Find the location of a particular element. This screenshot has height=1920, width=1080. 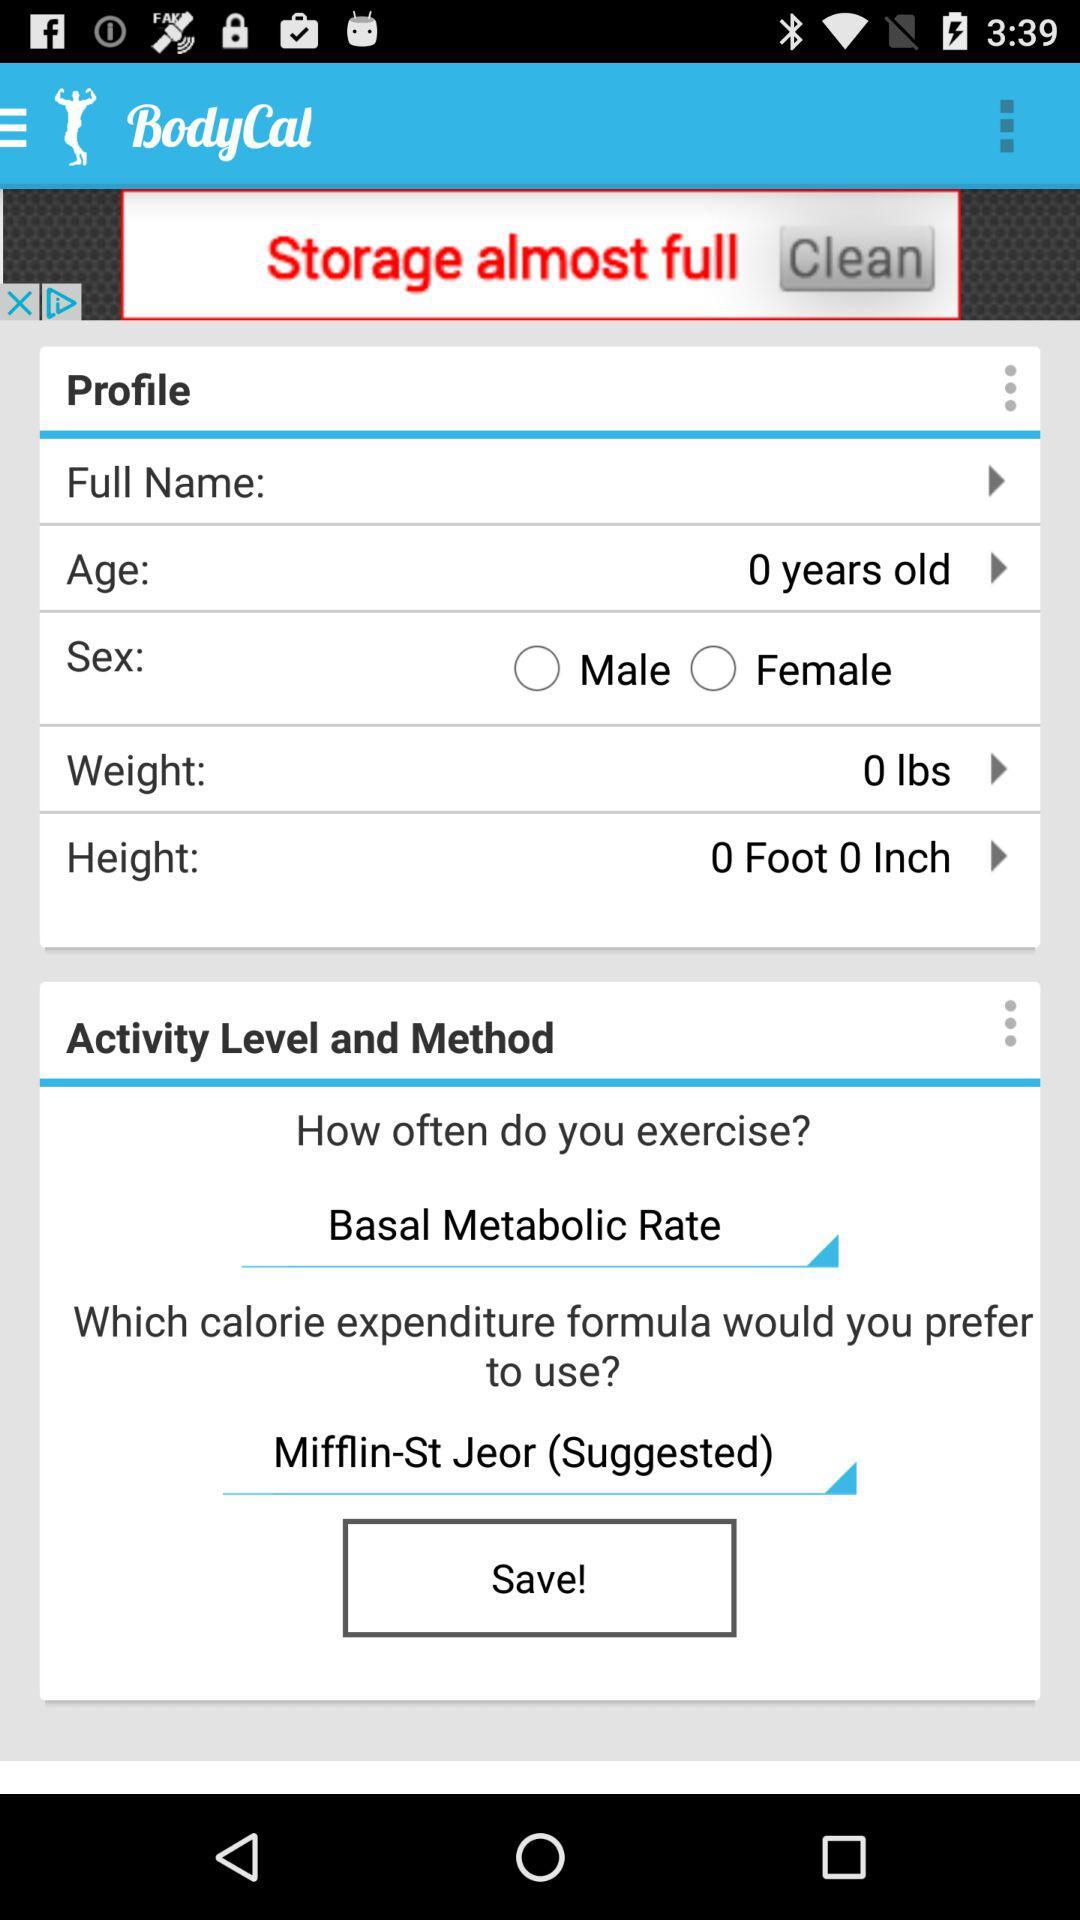

see details is located at coordinates (990, 388).